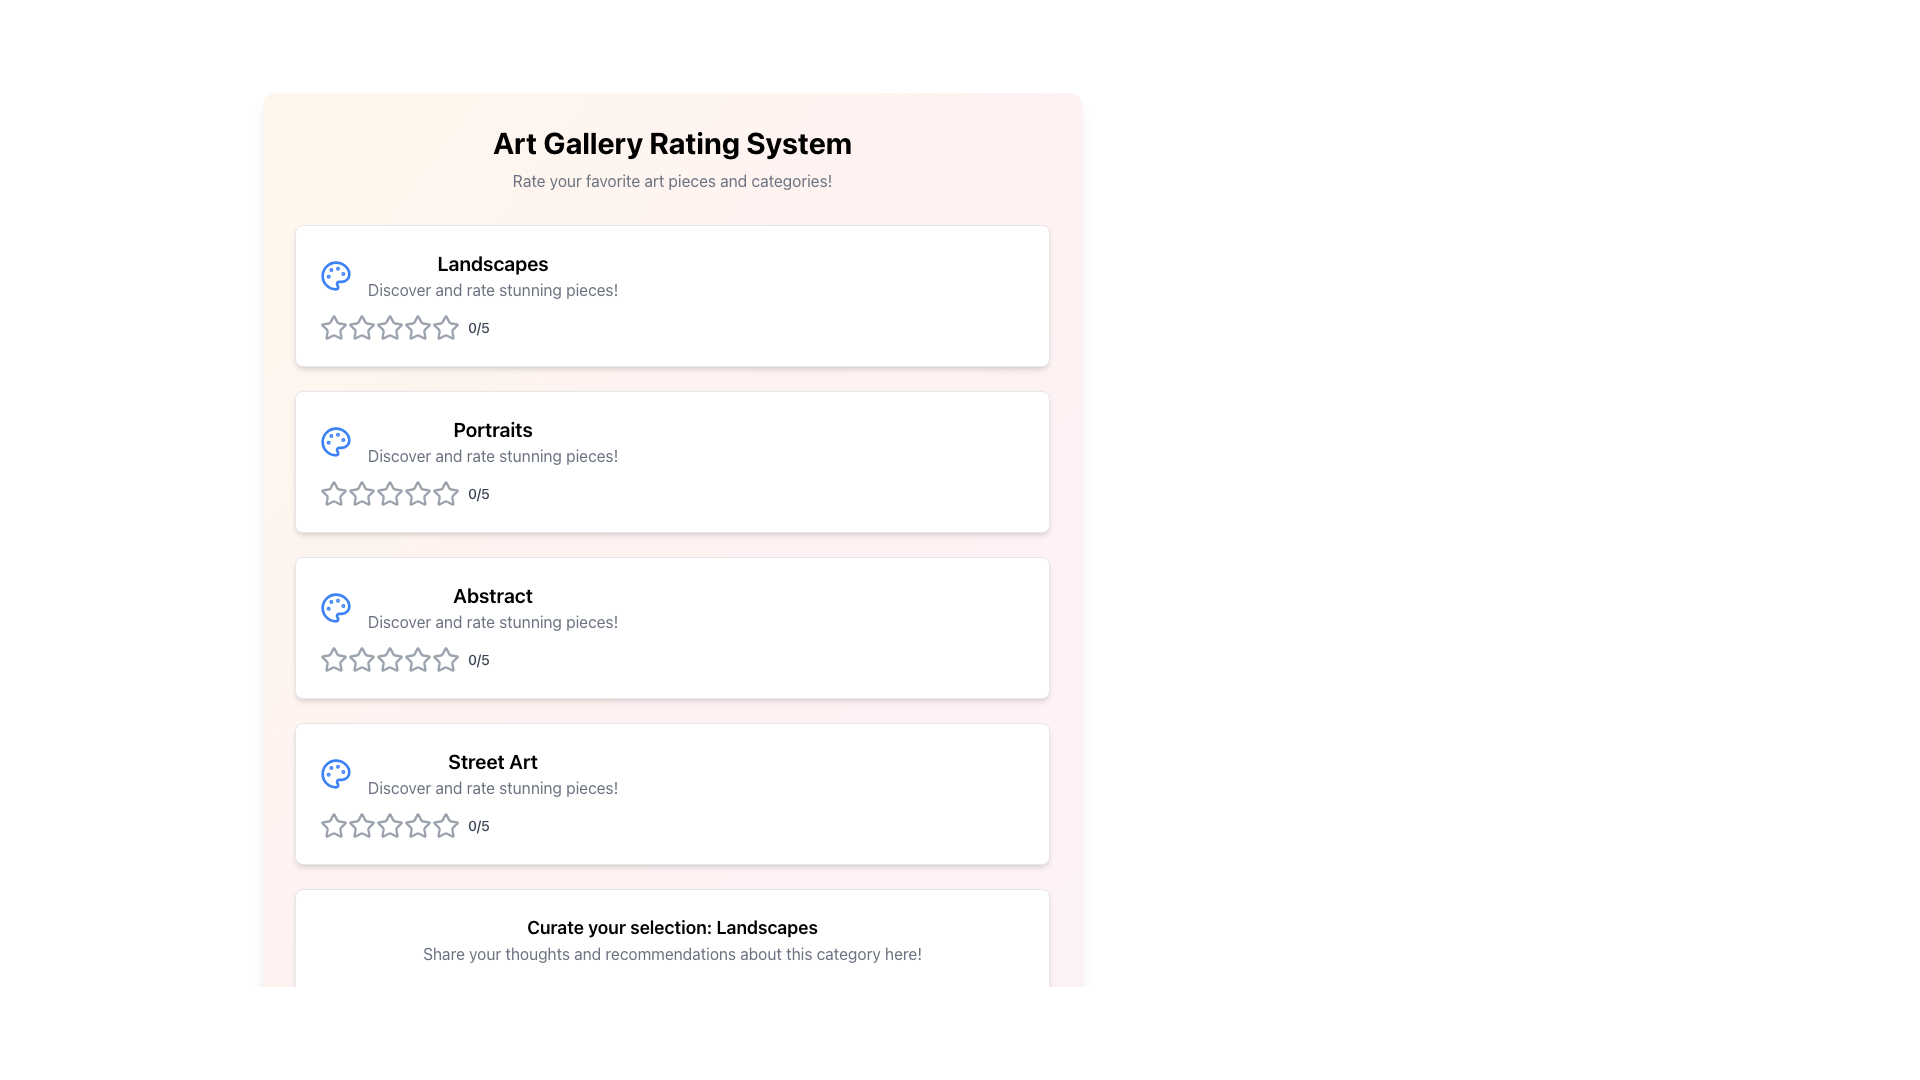 The height and width of the screenshot is (1080, 1920). What do you see at coordinates (416, 825) in the screenshot?
I see `the fourth star in the rating component for the 'Street Art' gallery item` at bounding box center [416, 825].